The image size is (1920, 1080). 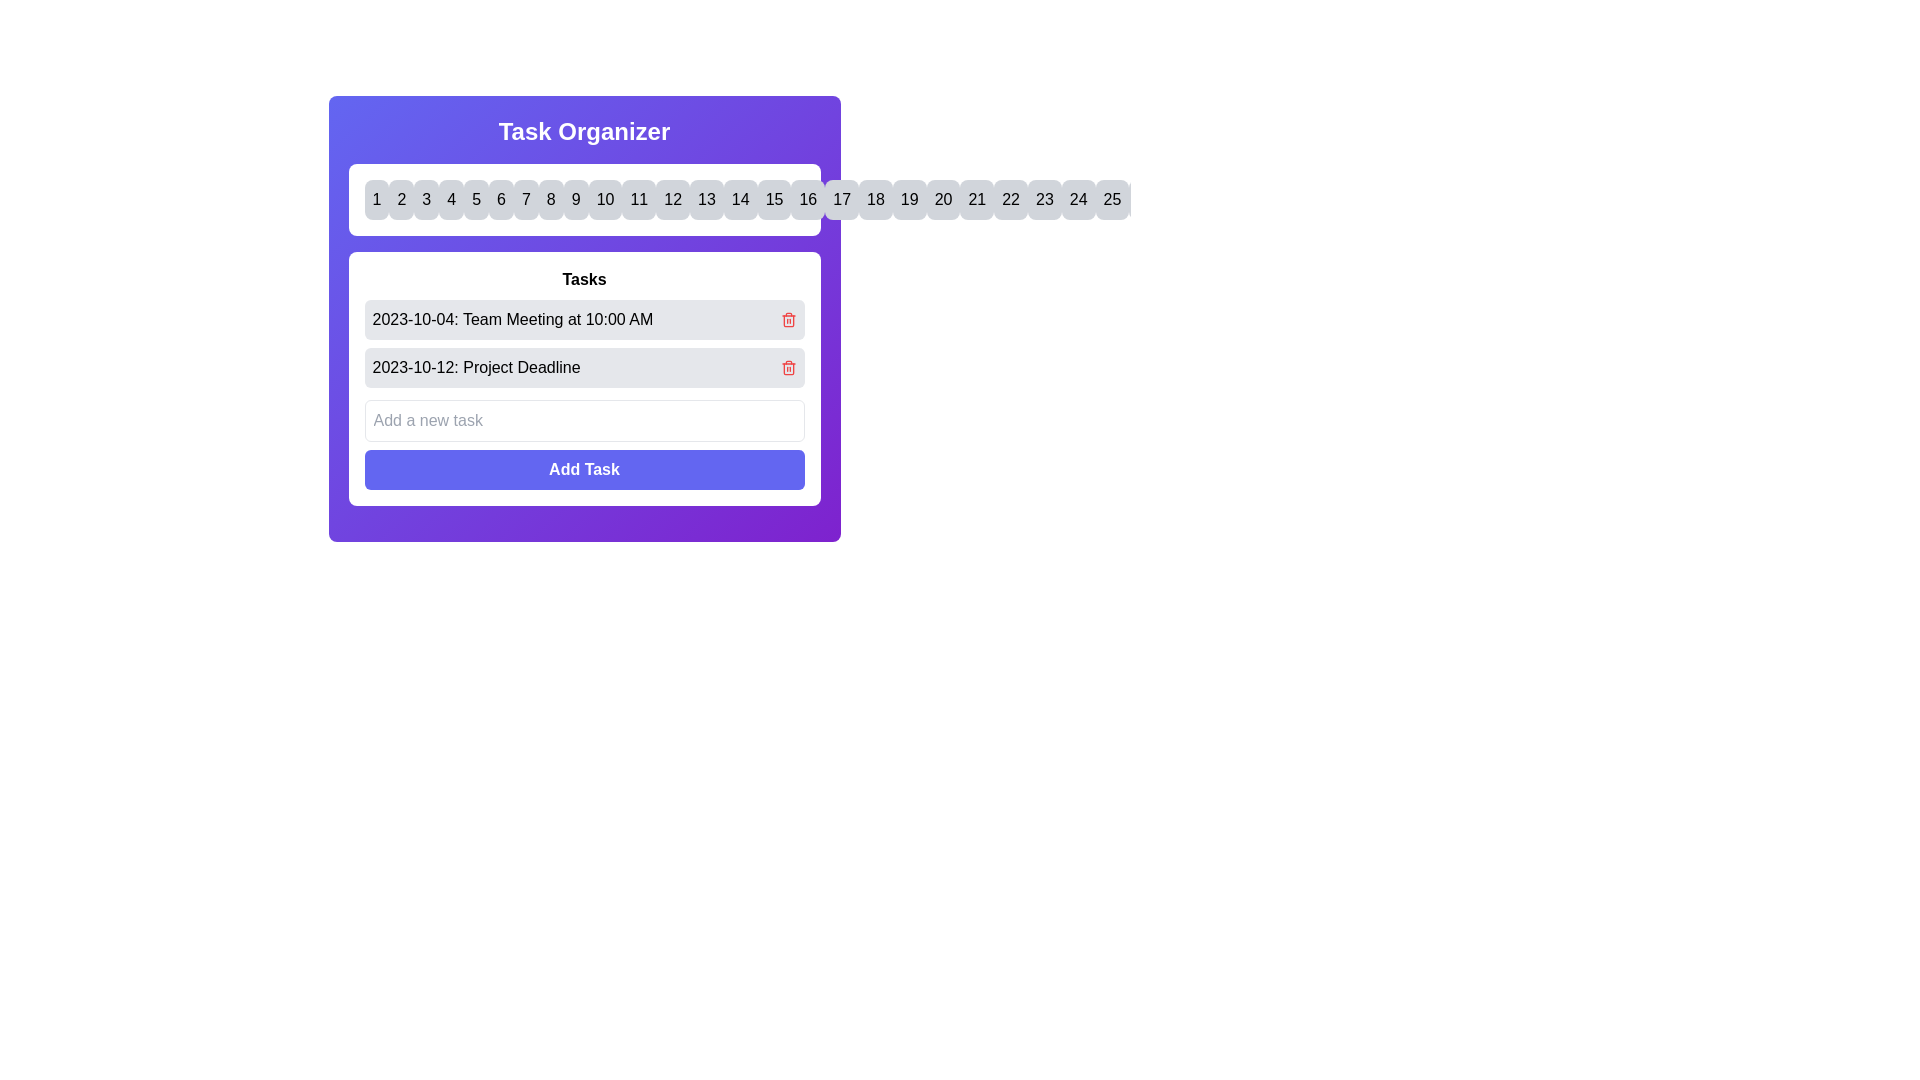 What do you see at coordinates (501, 200) in the screenshot?
I see `the 6th button in the horizontally arranged series within the 'Task Organizer' widget` at bounding box center [501, 200].